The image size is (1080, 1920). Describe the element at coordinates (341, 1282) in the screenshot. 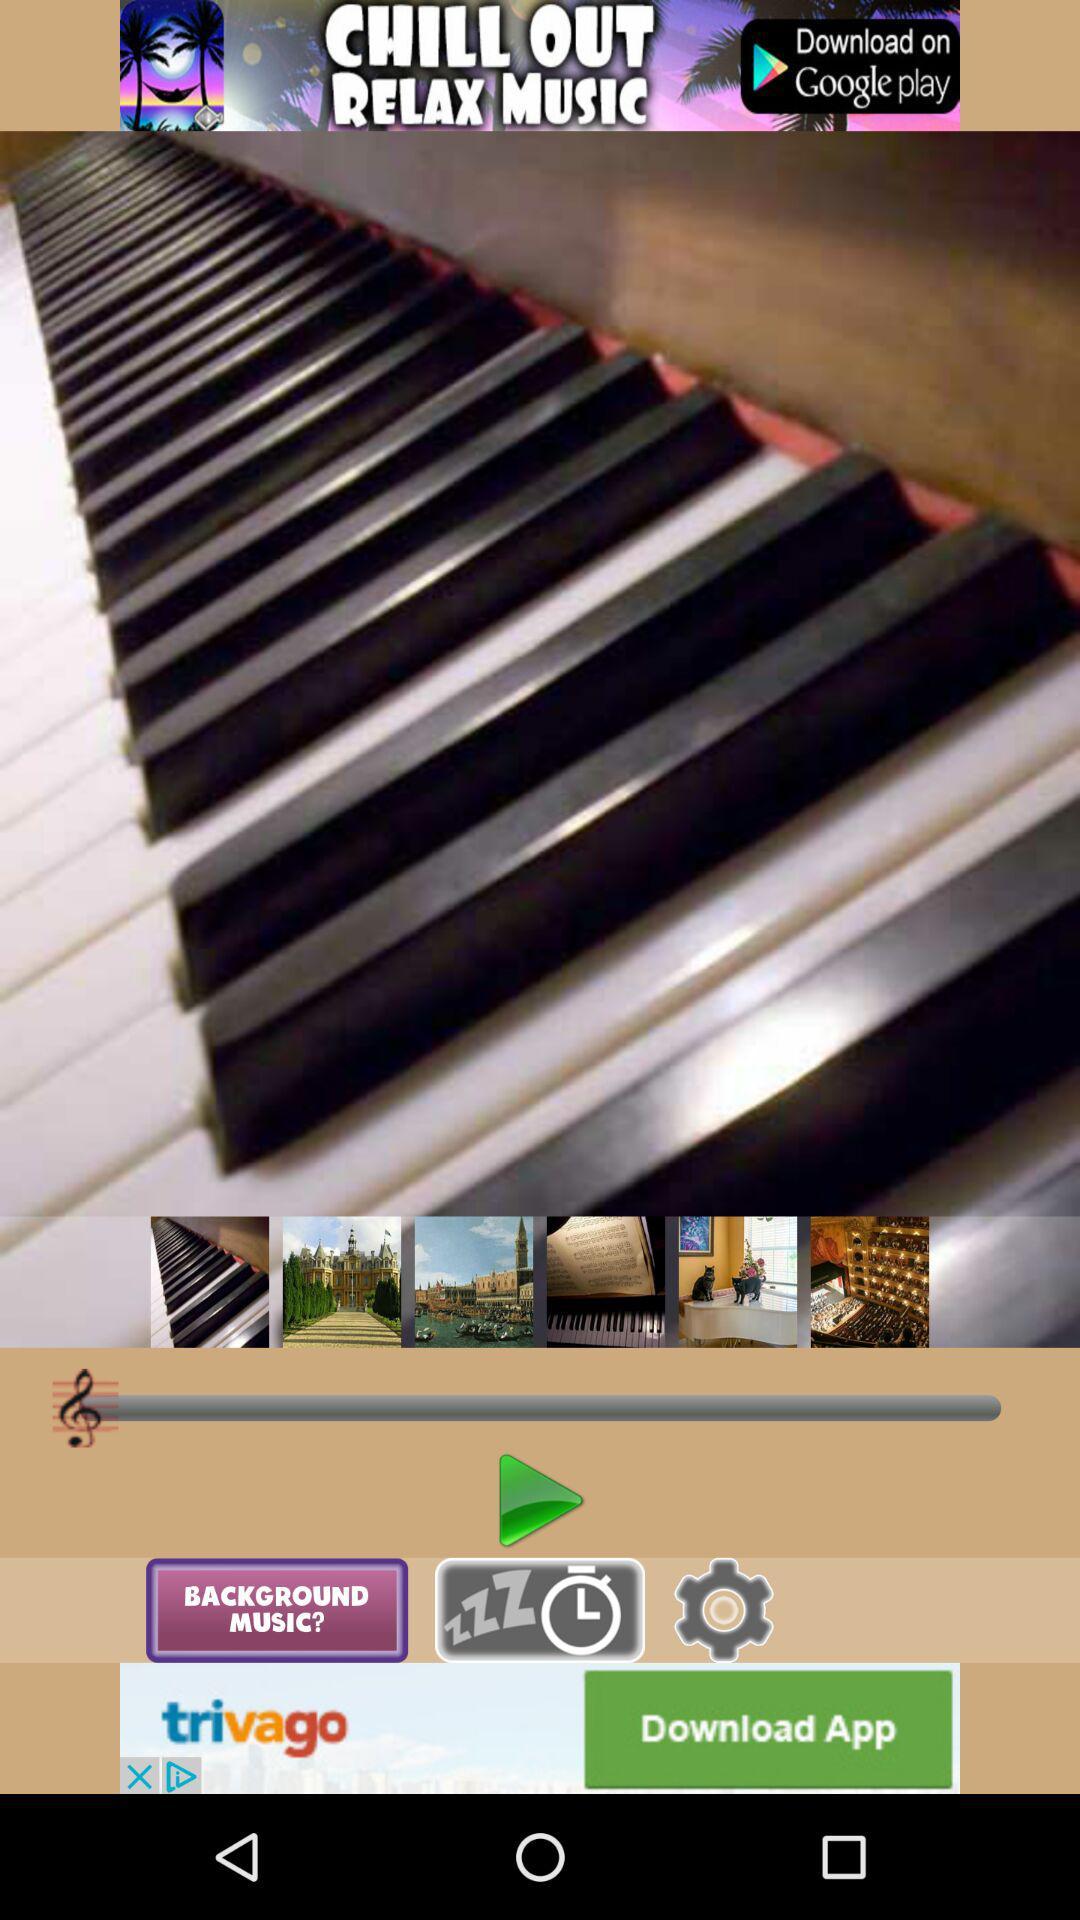

I see `show image` at that location.